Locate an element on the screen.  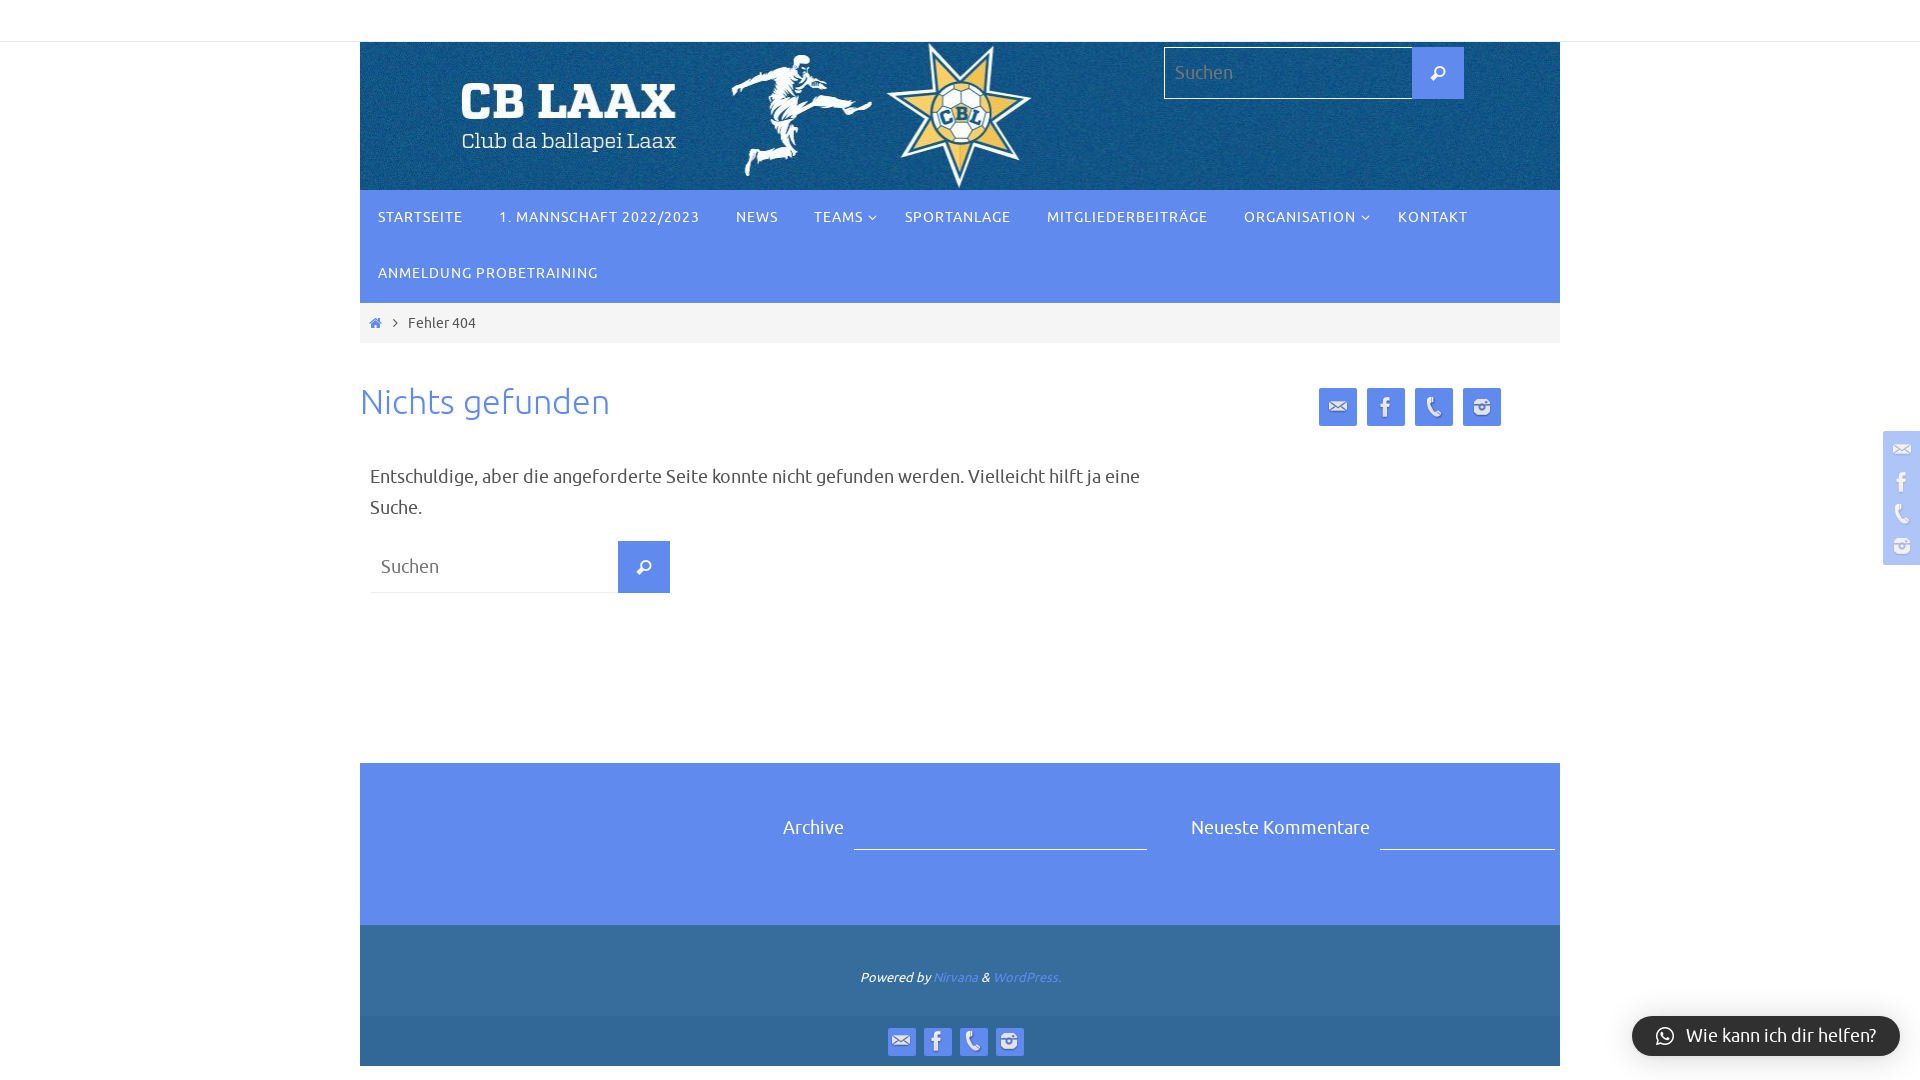
'SPORTANLAGE' is located at coordinates (957, 218).